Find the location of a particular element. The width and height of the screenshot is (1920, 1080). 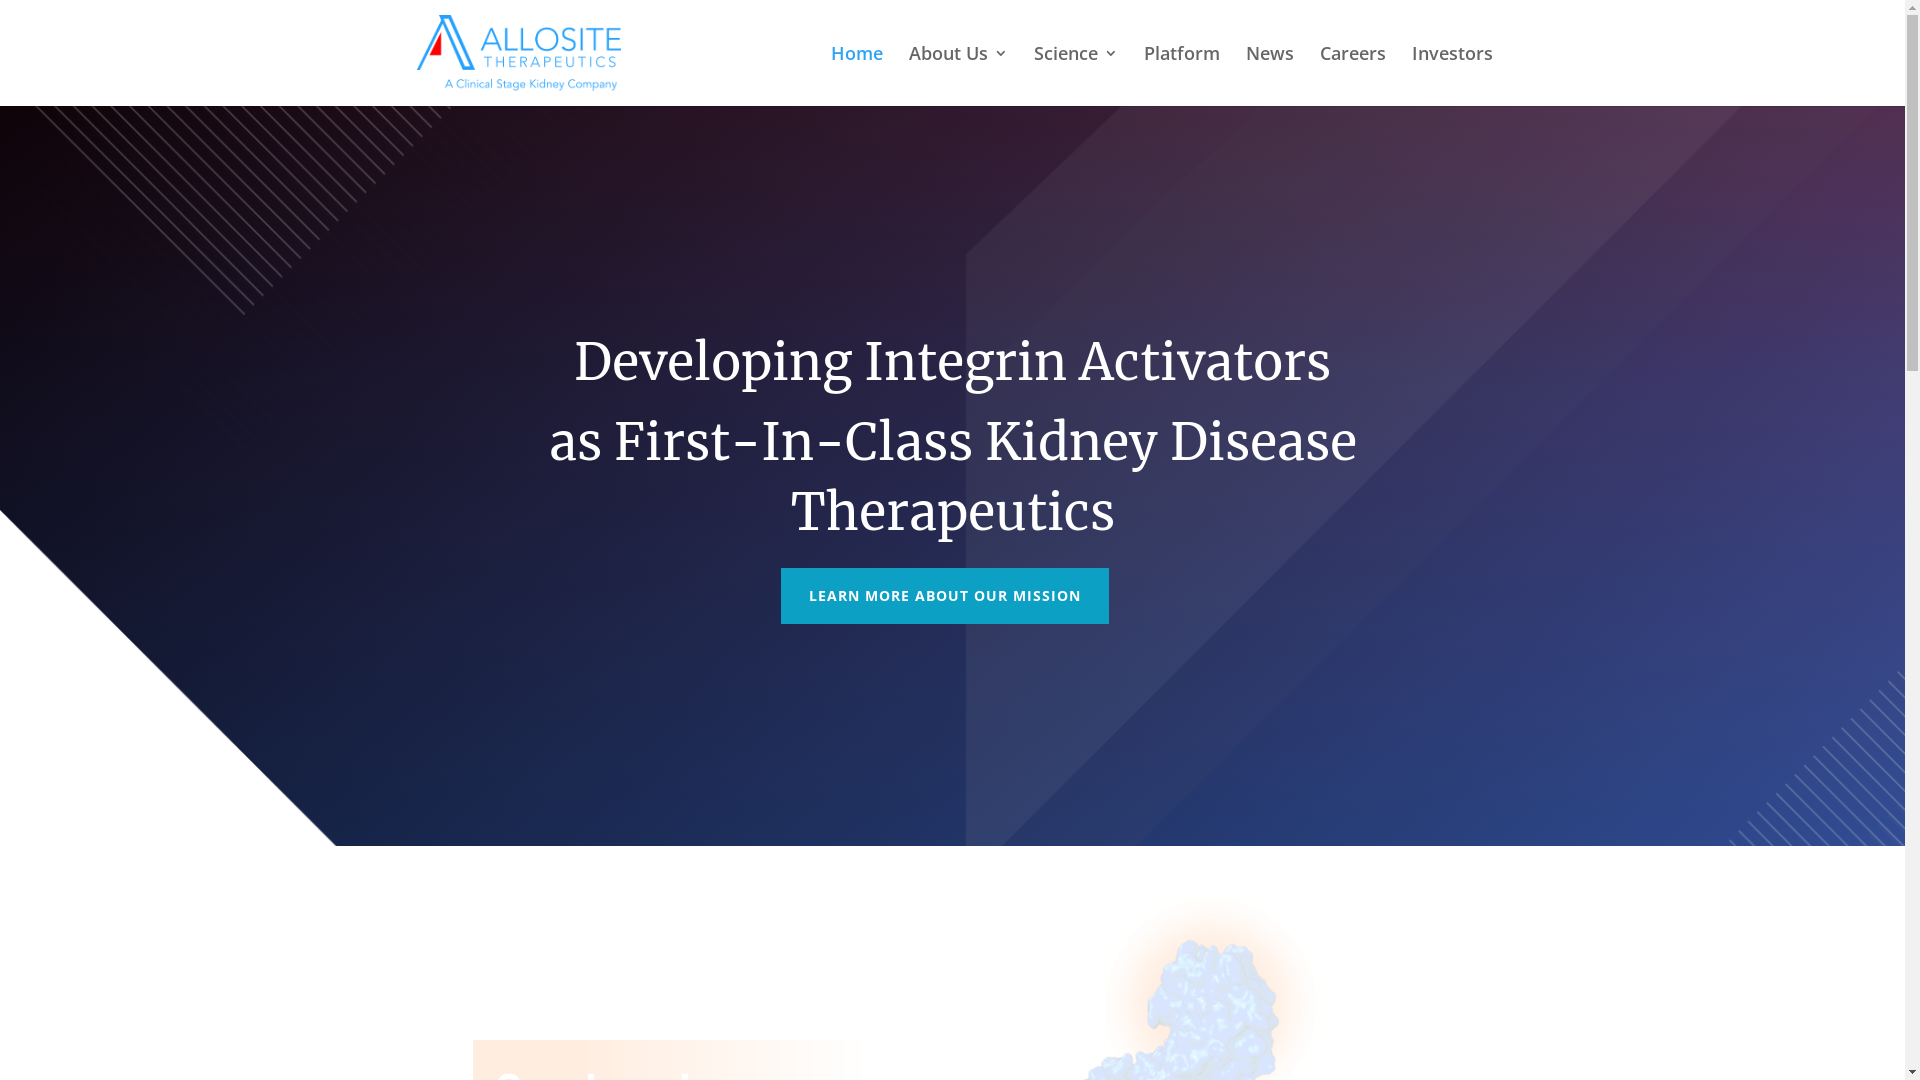

'Platform' is located at coordinates (1181, 75).